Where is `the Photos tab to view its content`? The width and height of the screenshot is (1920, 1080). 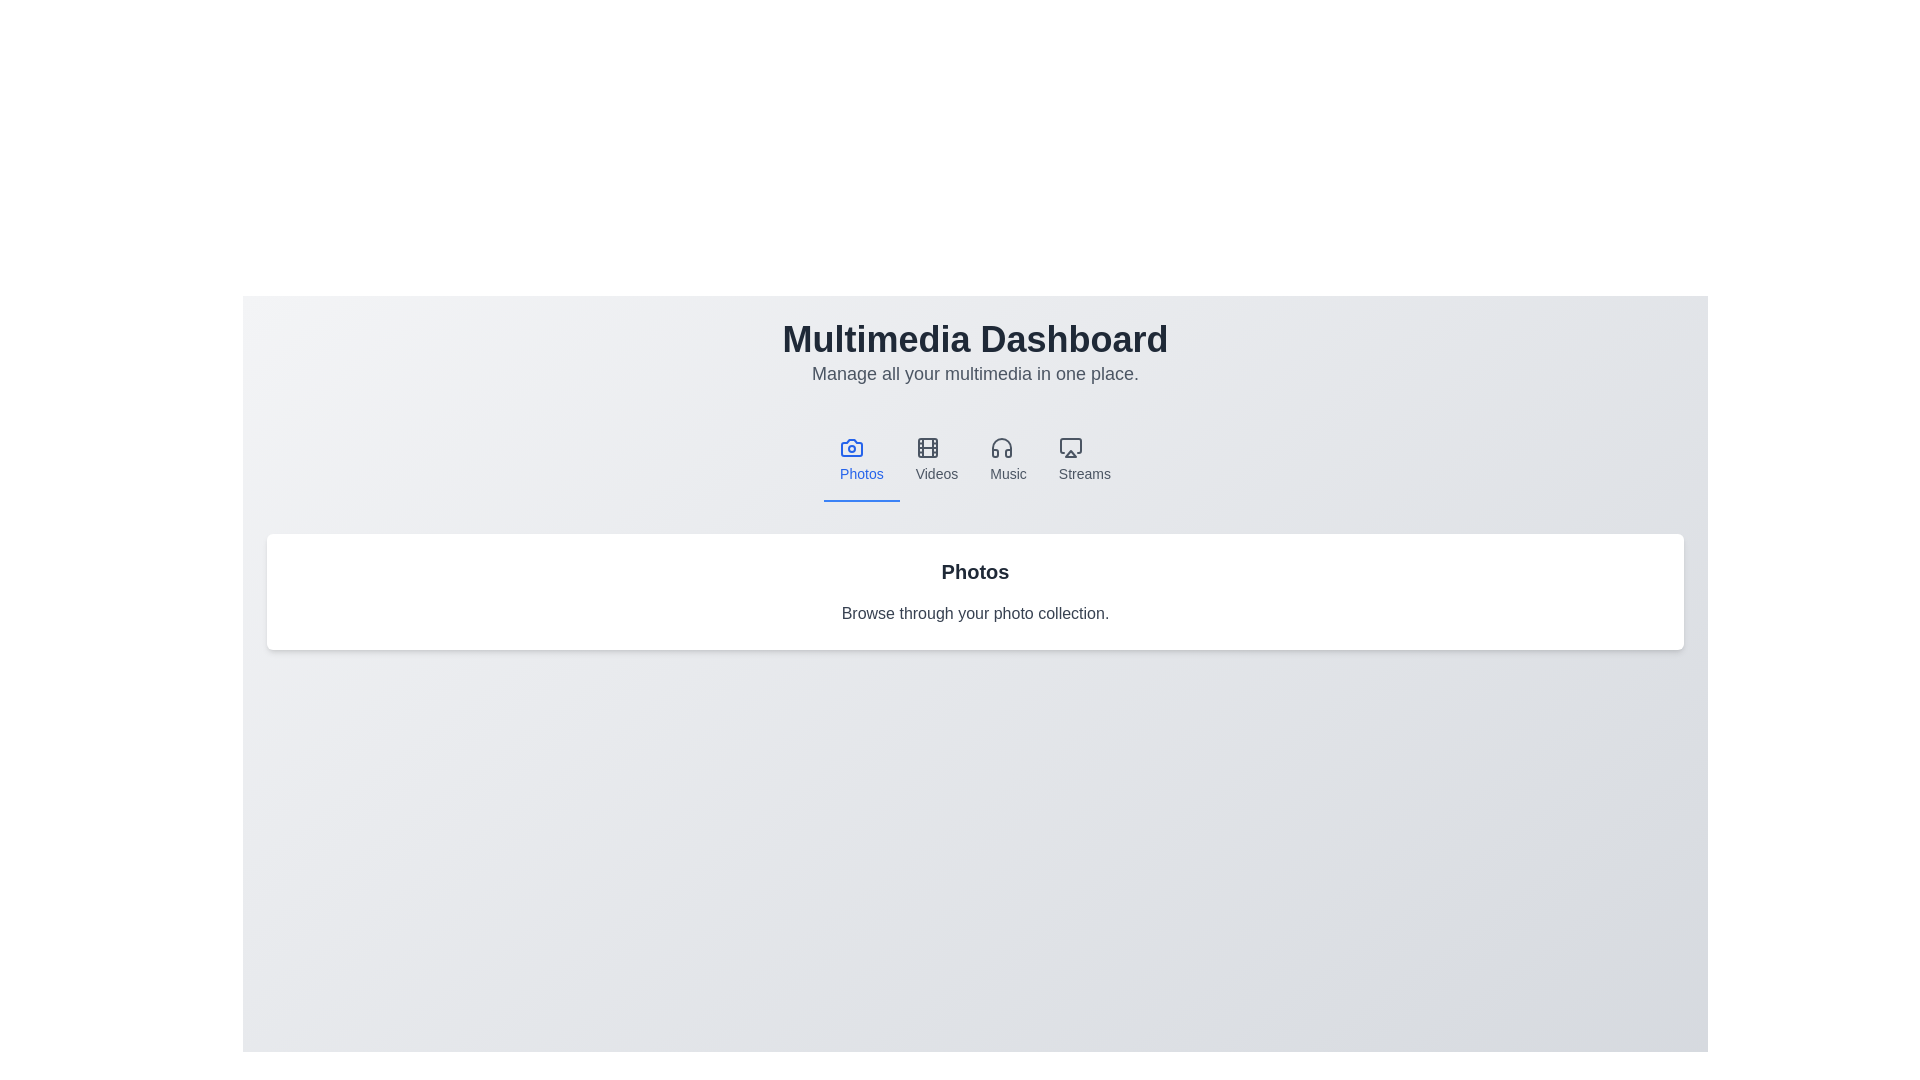
the Photos tab to view its content is located at coordinates (861, 461).